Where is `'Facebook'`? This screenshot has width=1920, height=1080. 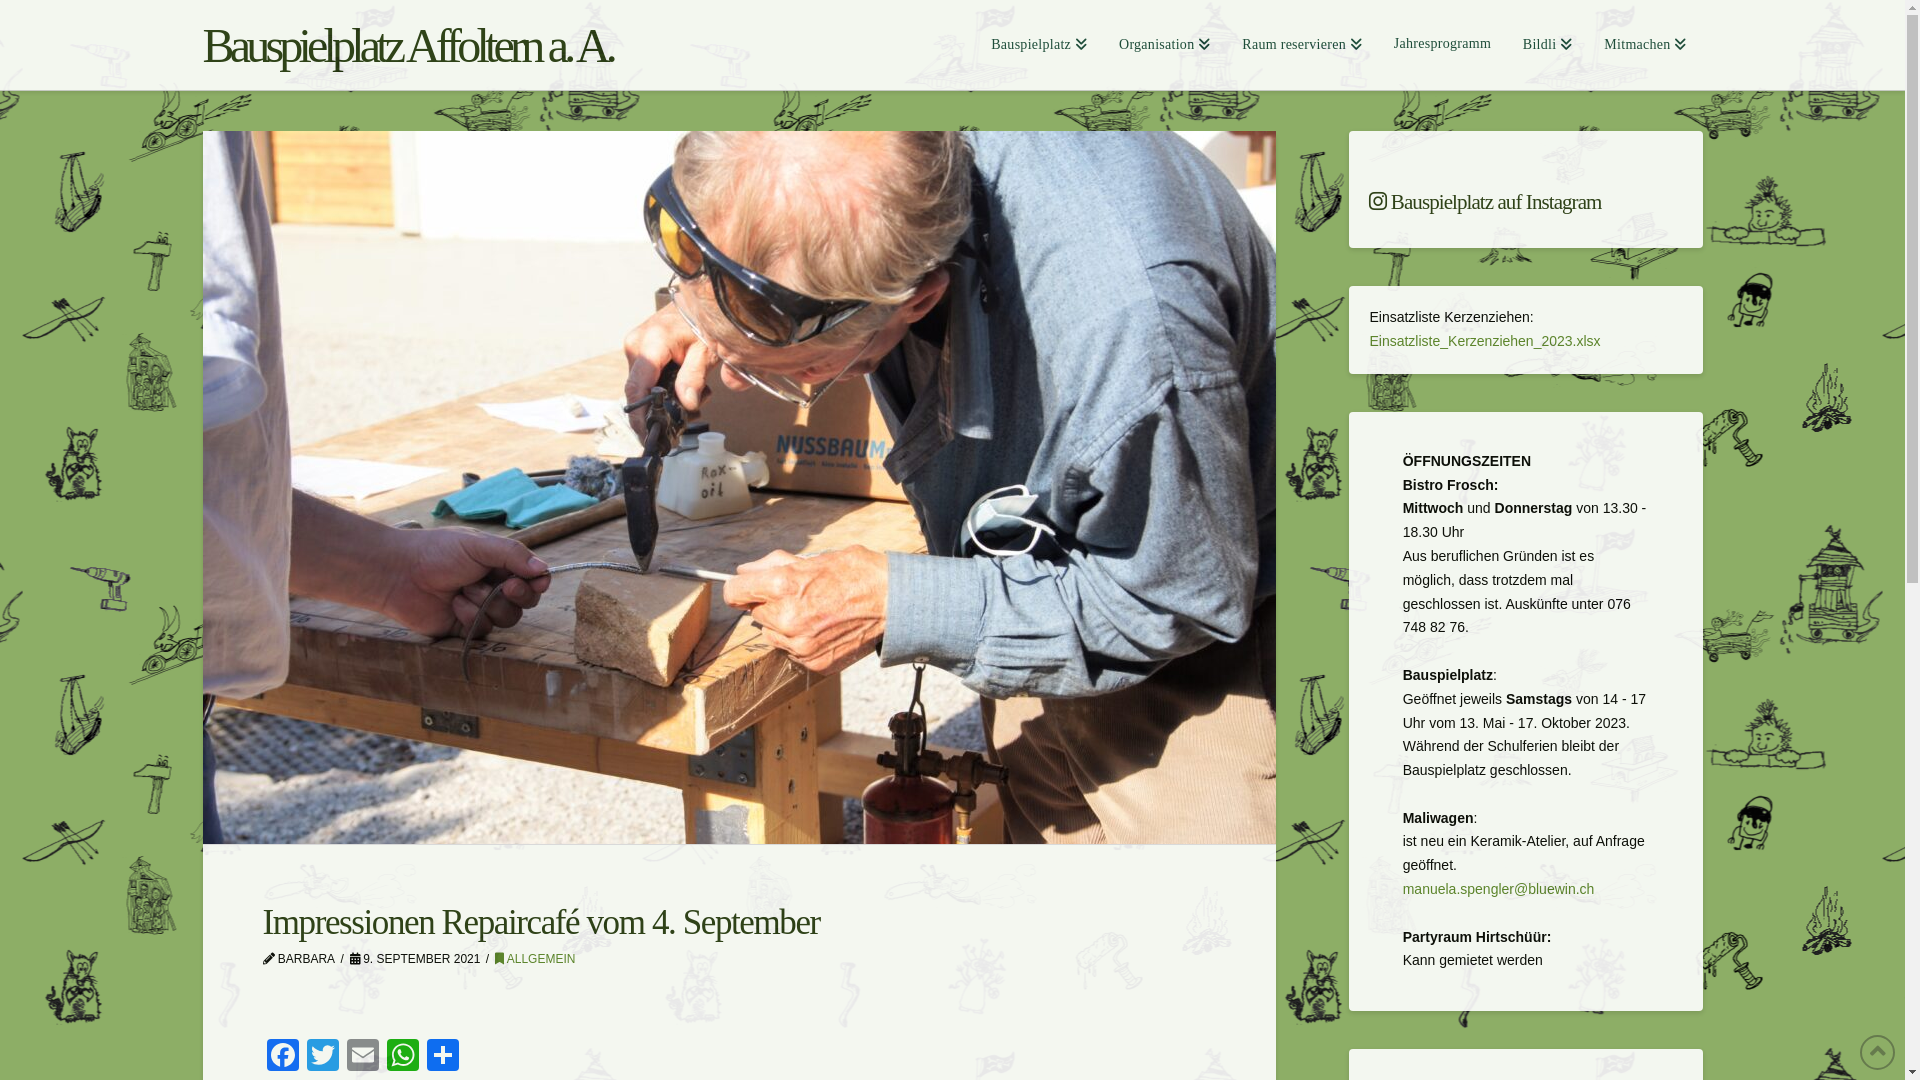
'Facebook' is located at coordinates (281, 1056).